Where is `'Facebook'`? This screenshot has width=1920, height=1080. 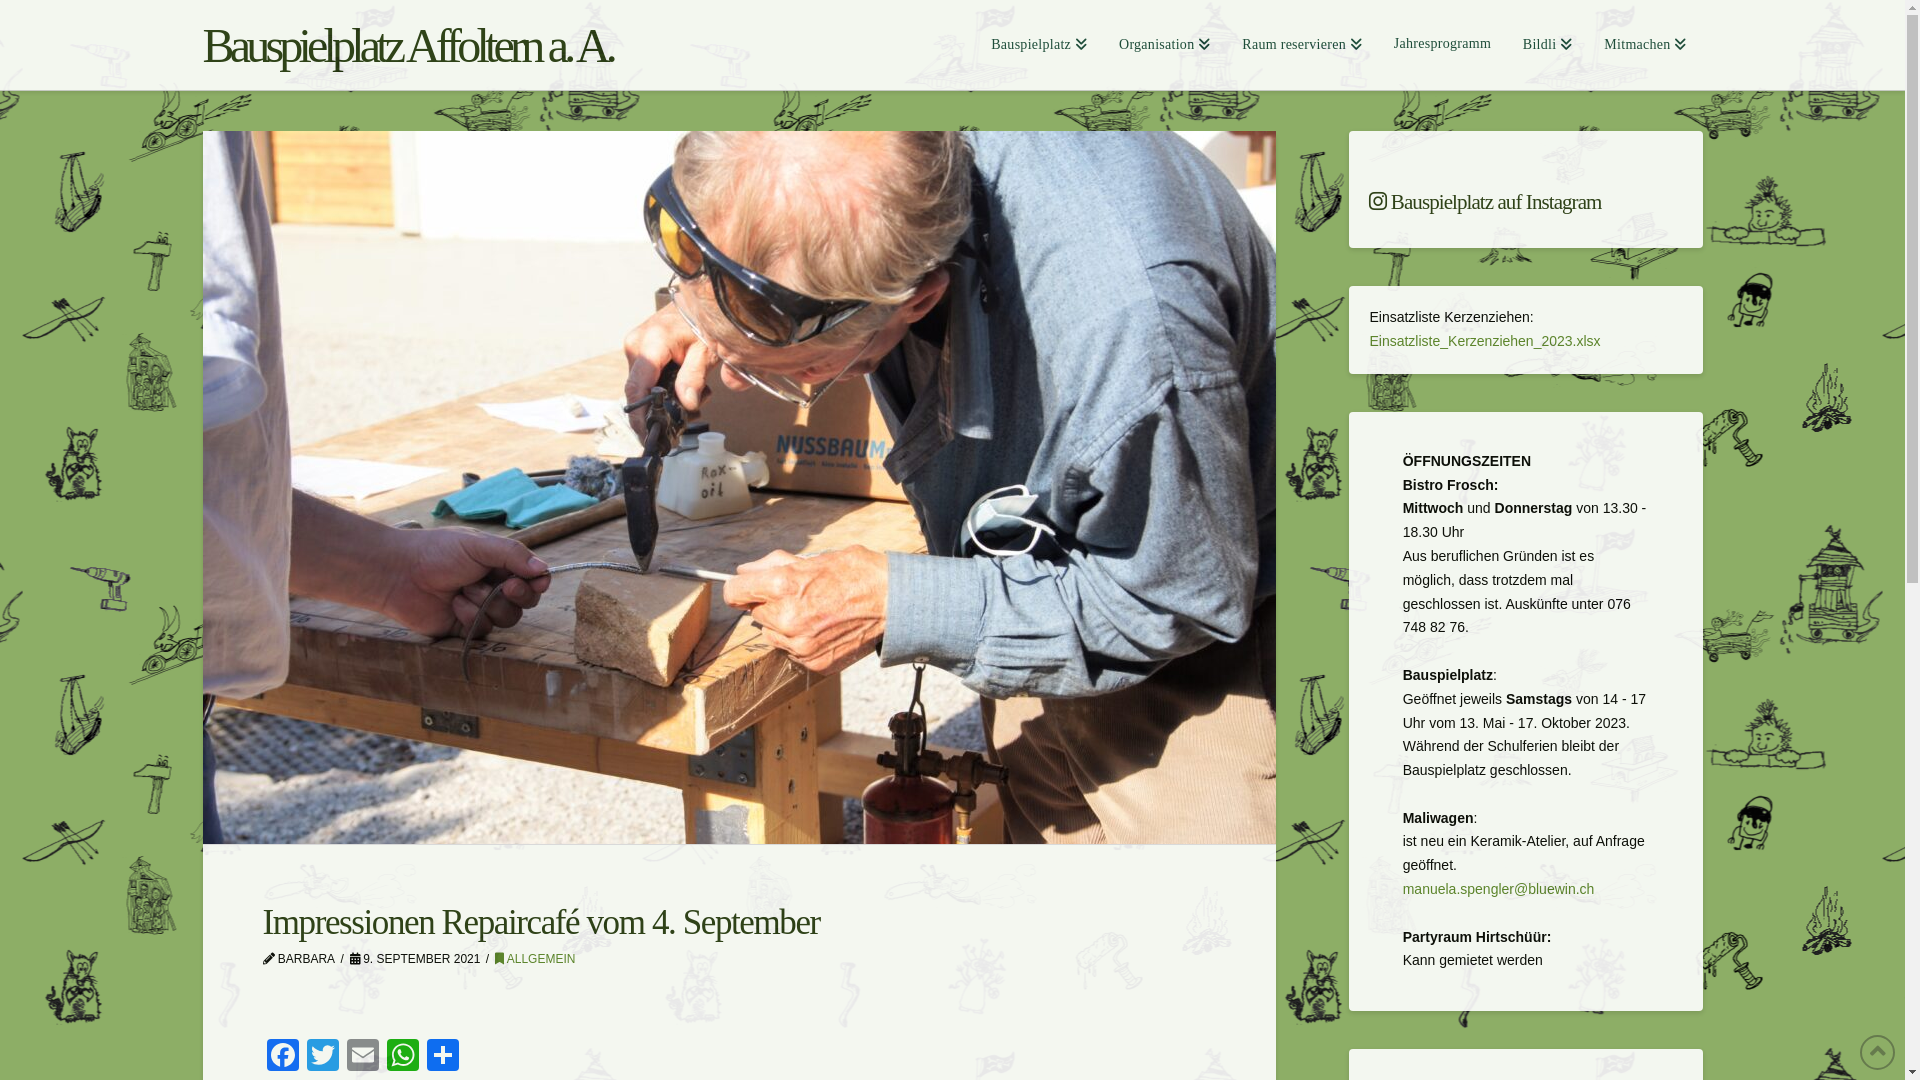
'Facebook' is located at coordinates (281, 1056).